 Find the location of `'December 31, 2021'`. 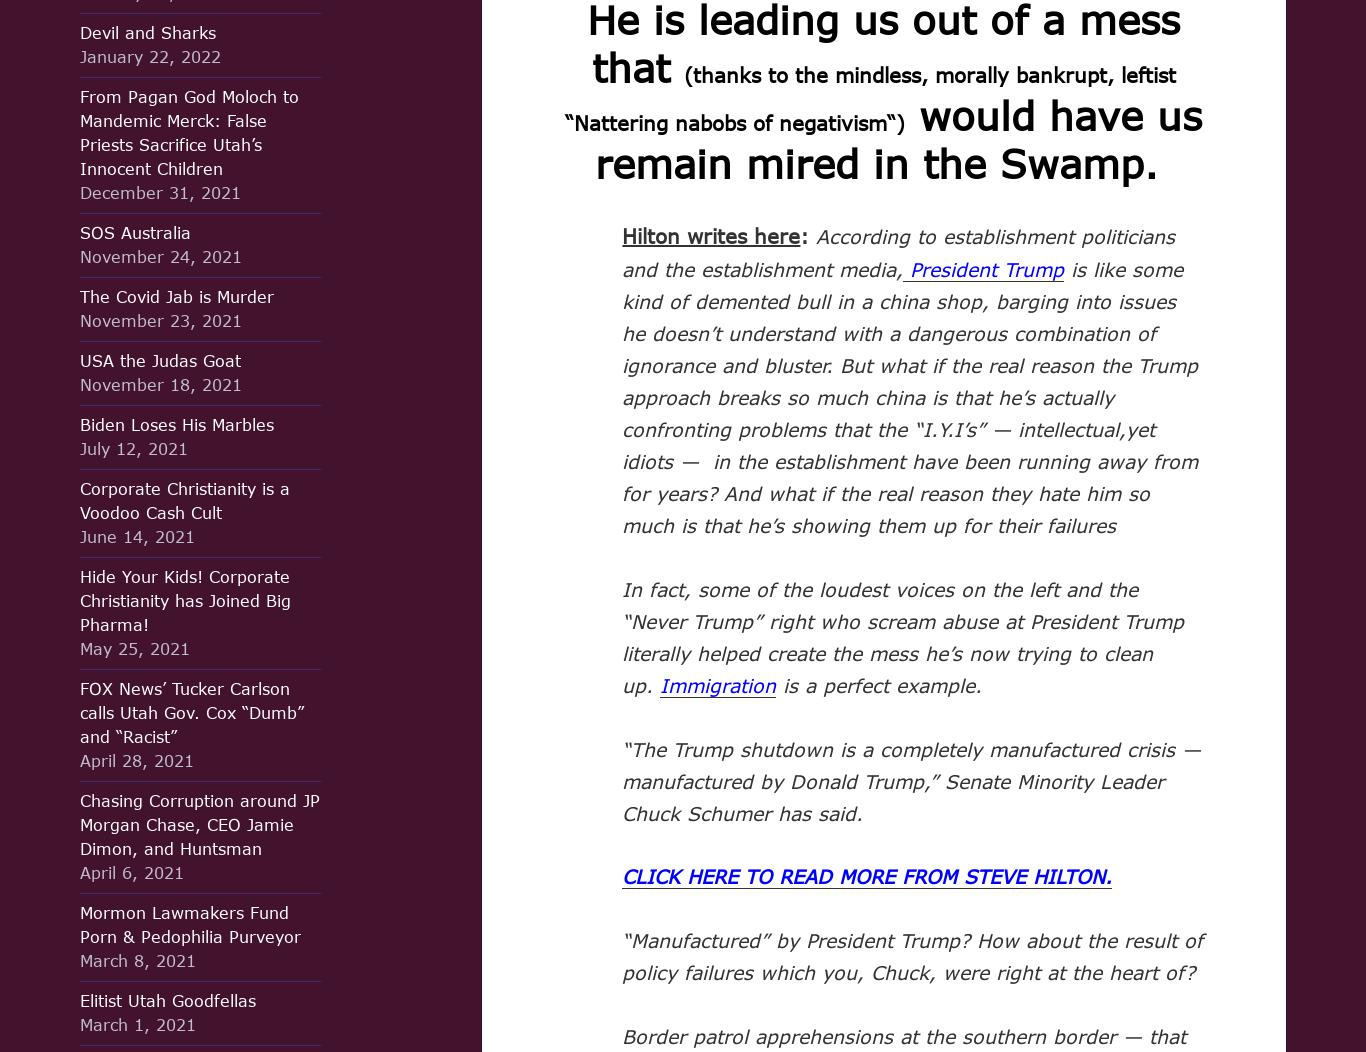

'December 31, 2021' is located at coordinates (159, 192).